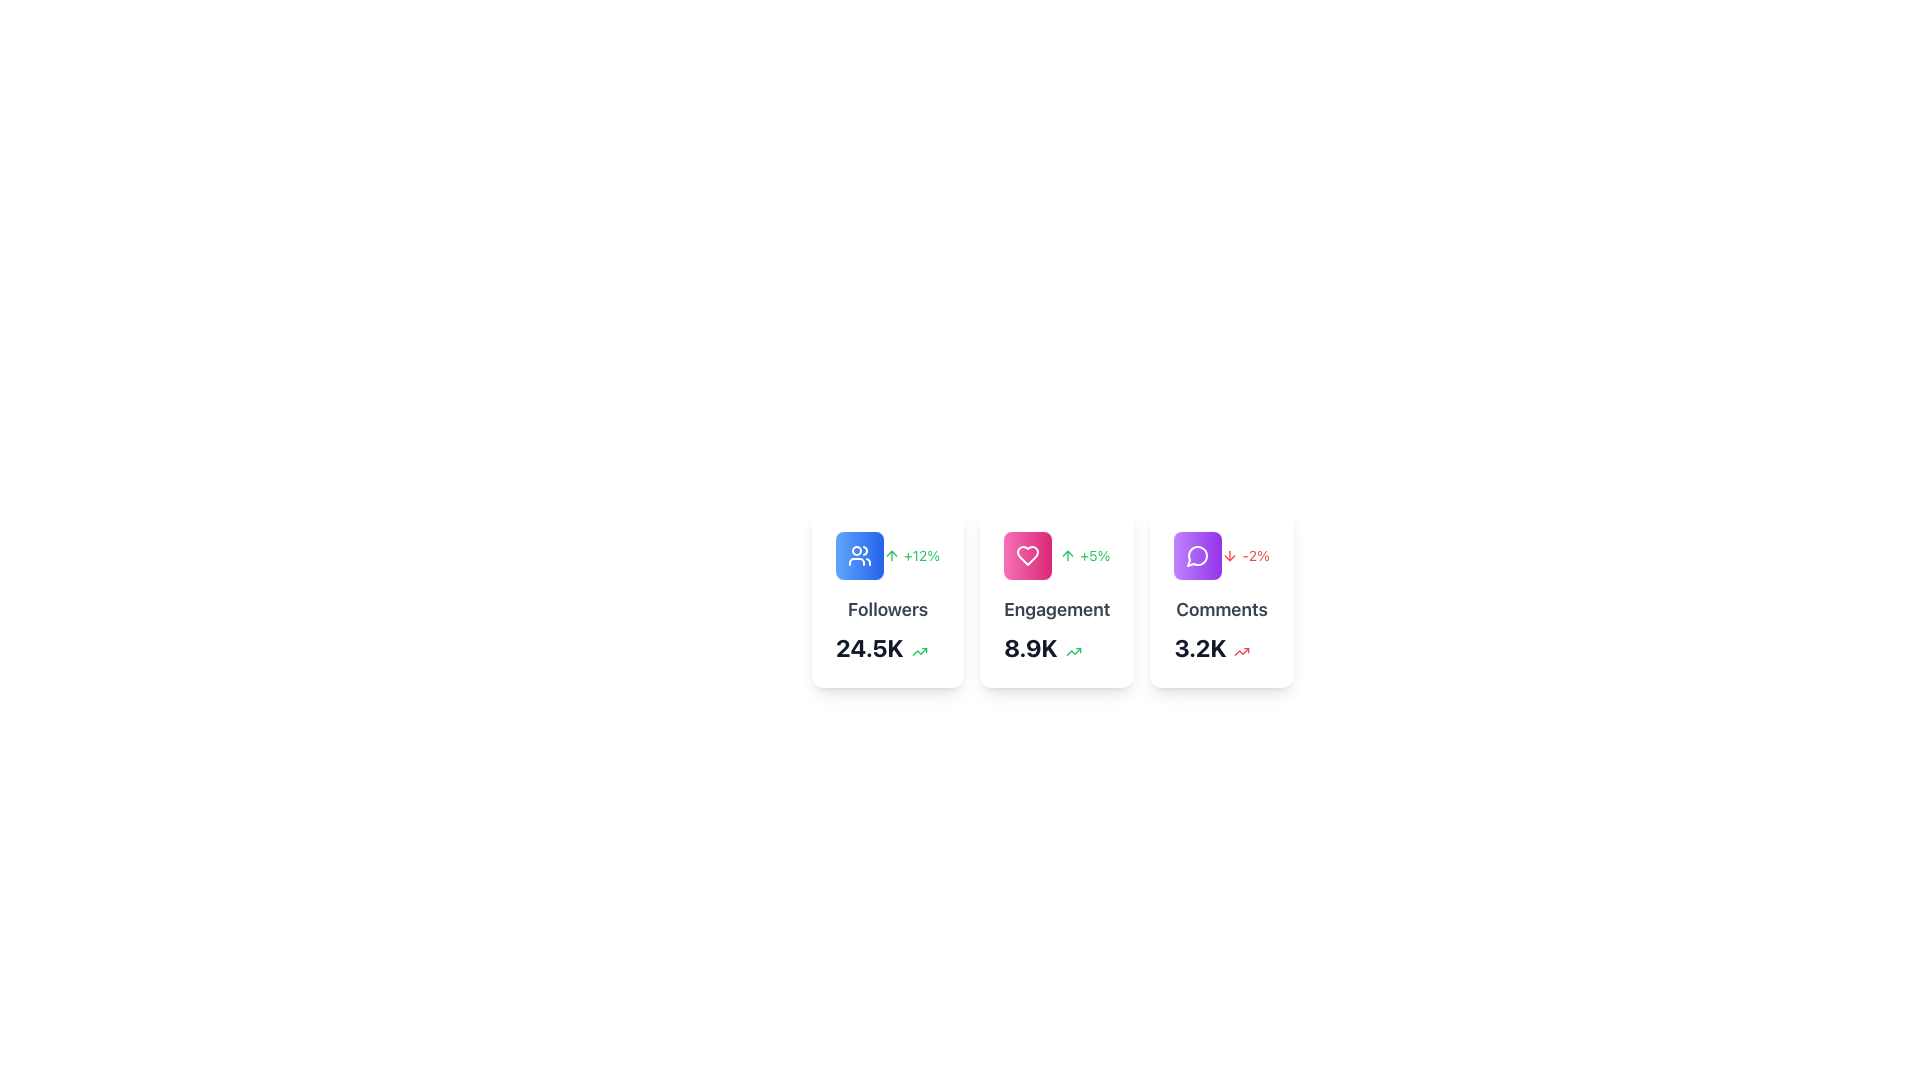 This screenshot has height=1080, width=1920. I want to click on the Label with a purple rectangle containing a white chat bubble icon, a red downward arrow, and the text '-2%' in red, located in the uppermost segment of the 'Comments' card, so click(1221, 555).